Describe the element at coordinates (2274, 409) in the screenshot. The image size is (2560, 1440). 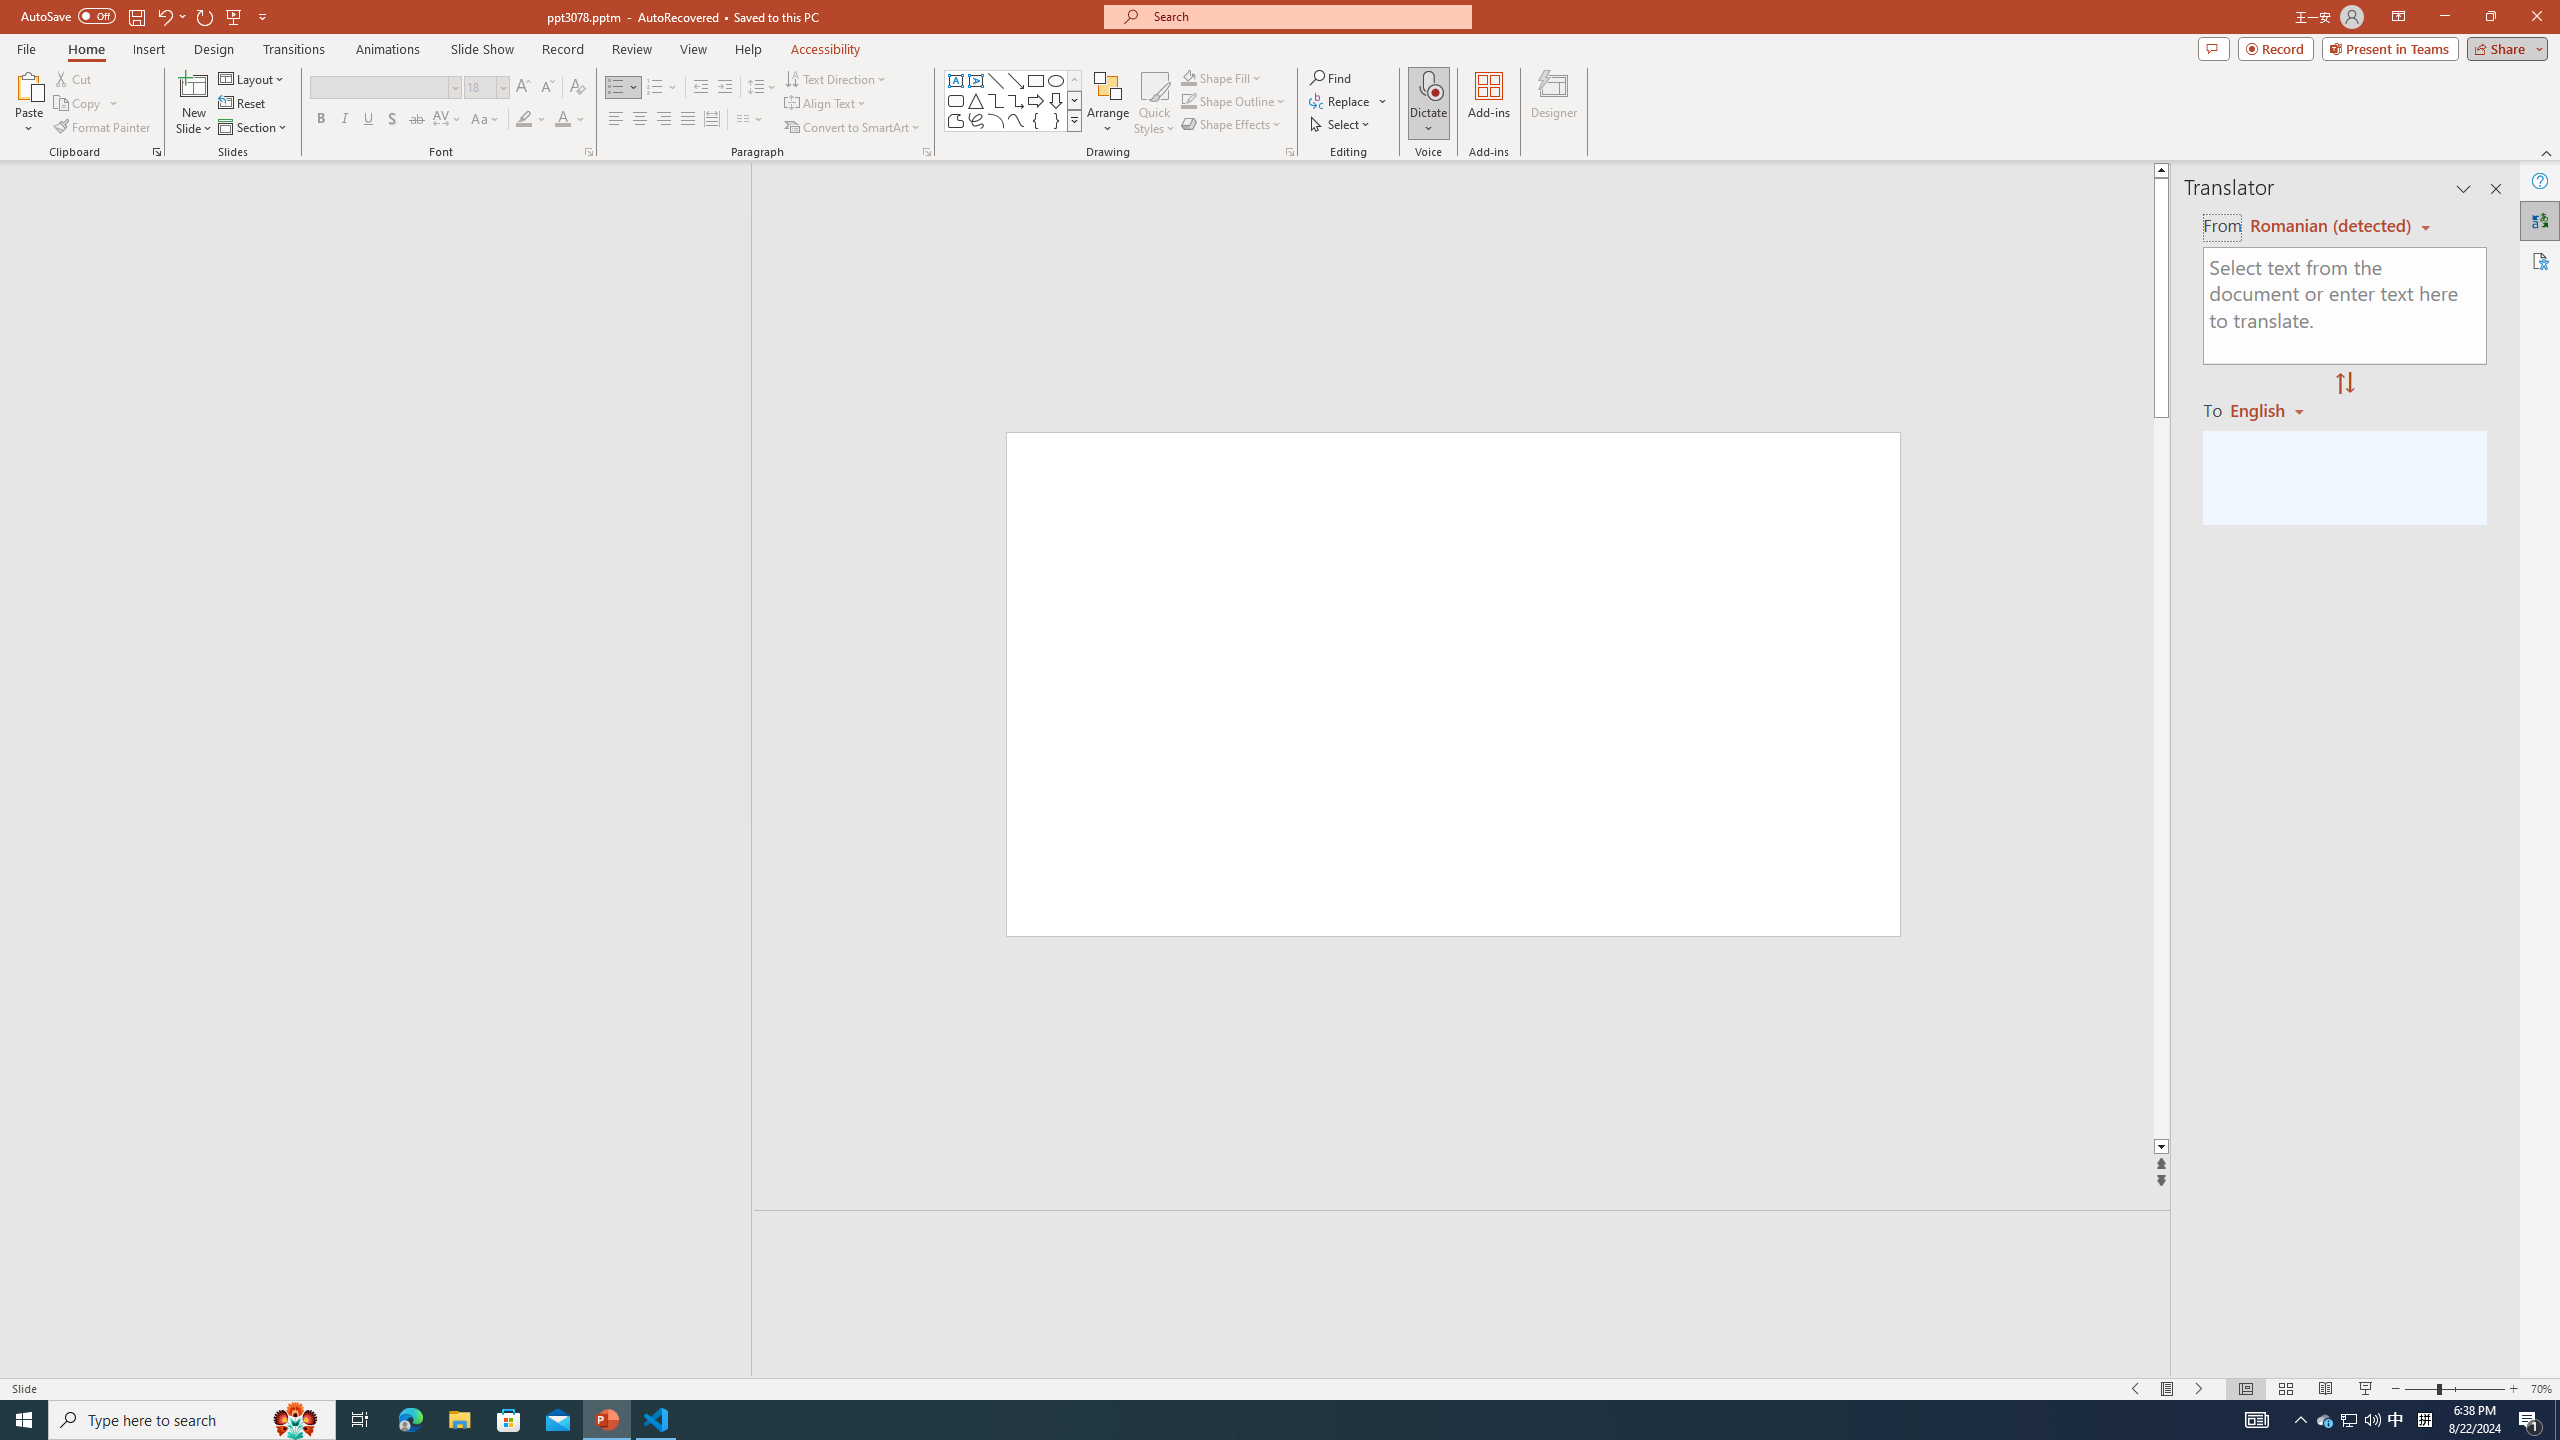
I see `'Romanian'` at that location.